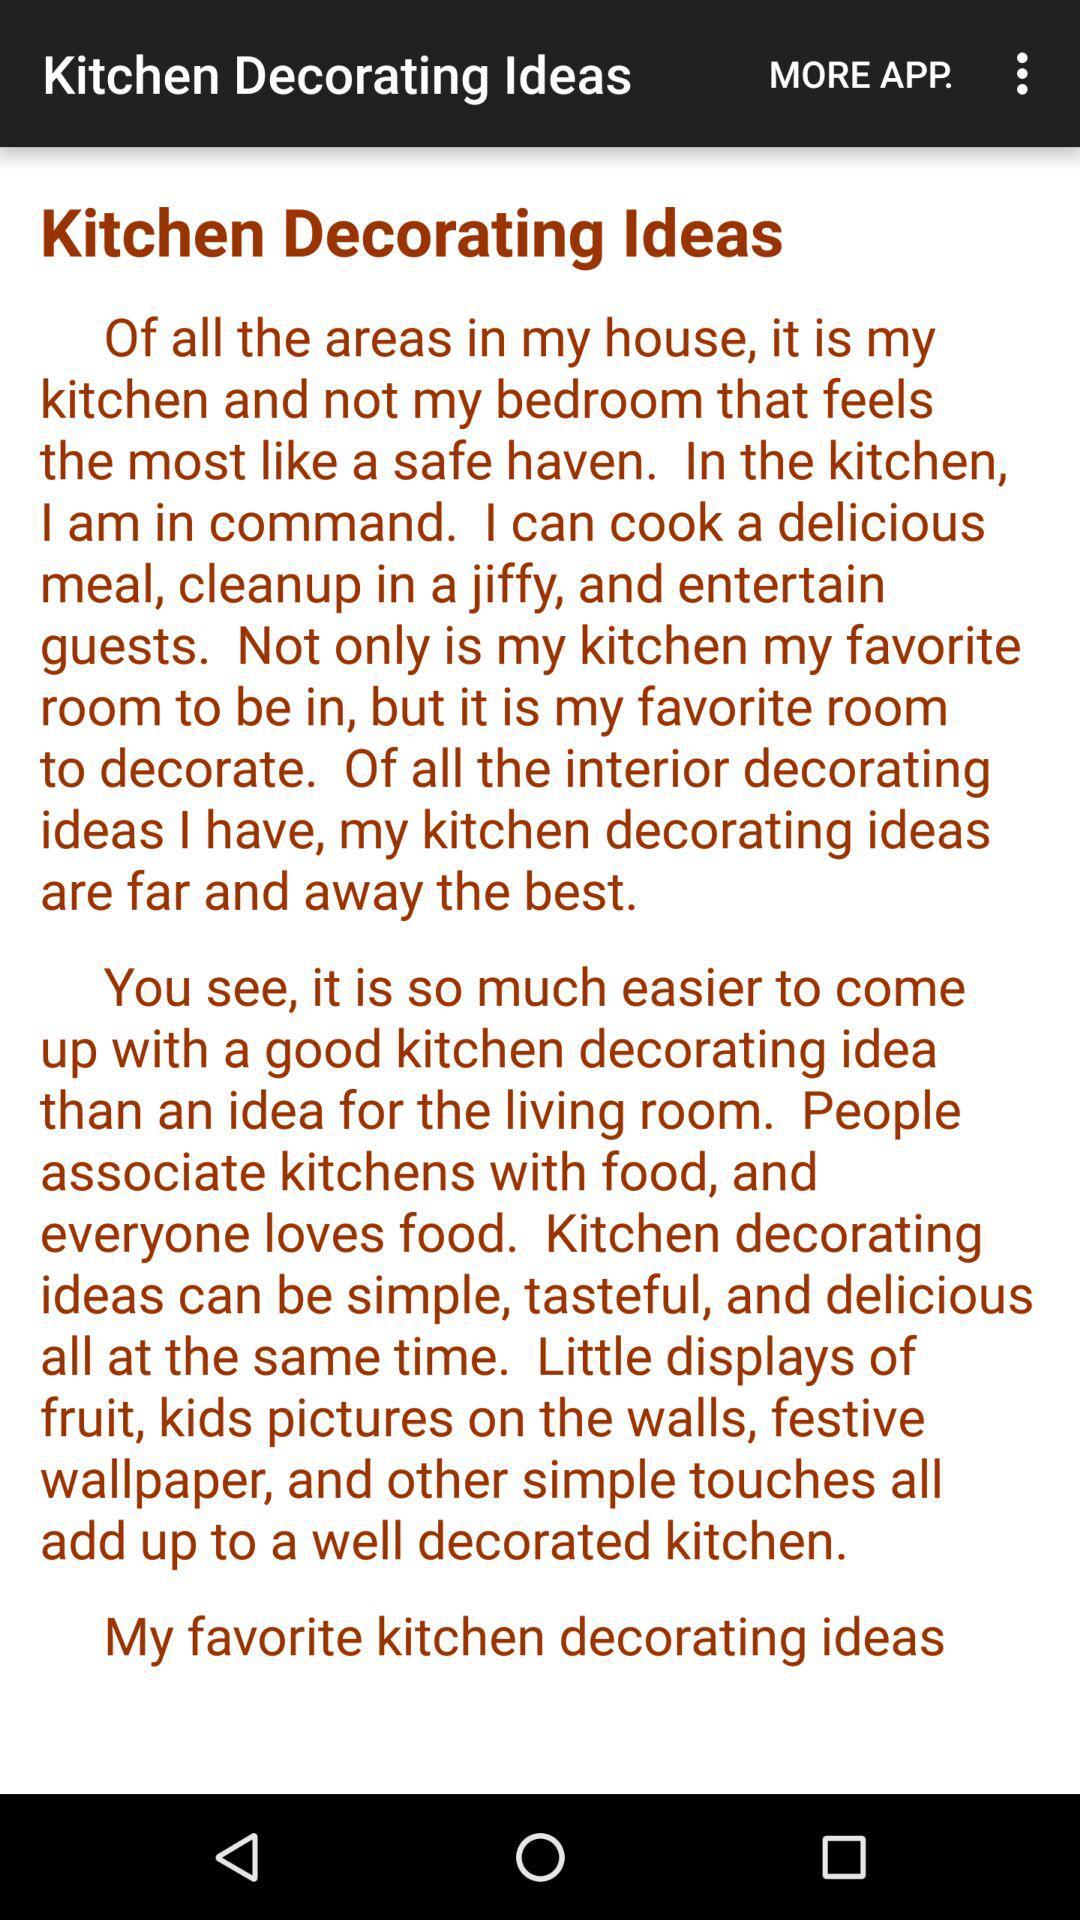 Image resolution: width=1080 pixels, height=1920 pixels. What do you see at coordinates (1027, 73) in the screenshot?
I see `the item next to more app. icon` at bounding box center [1027, 73].